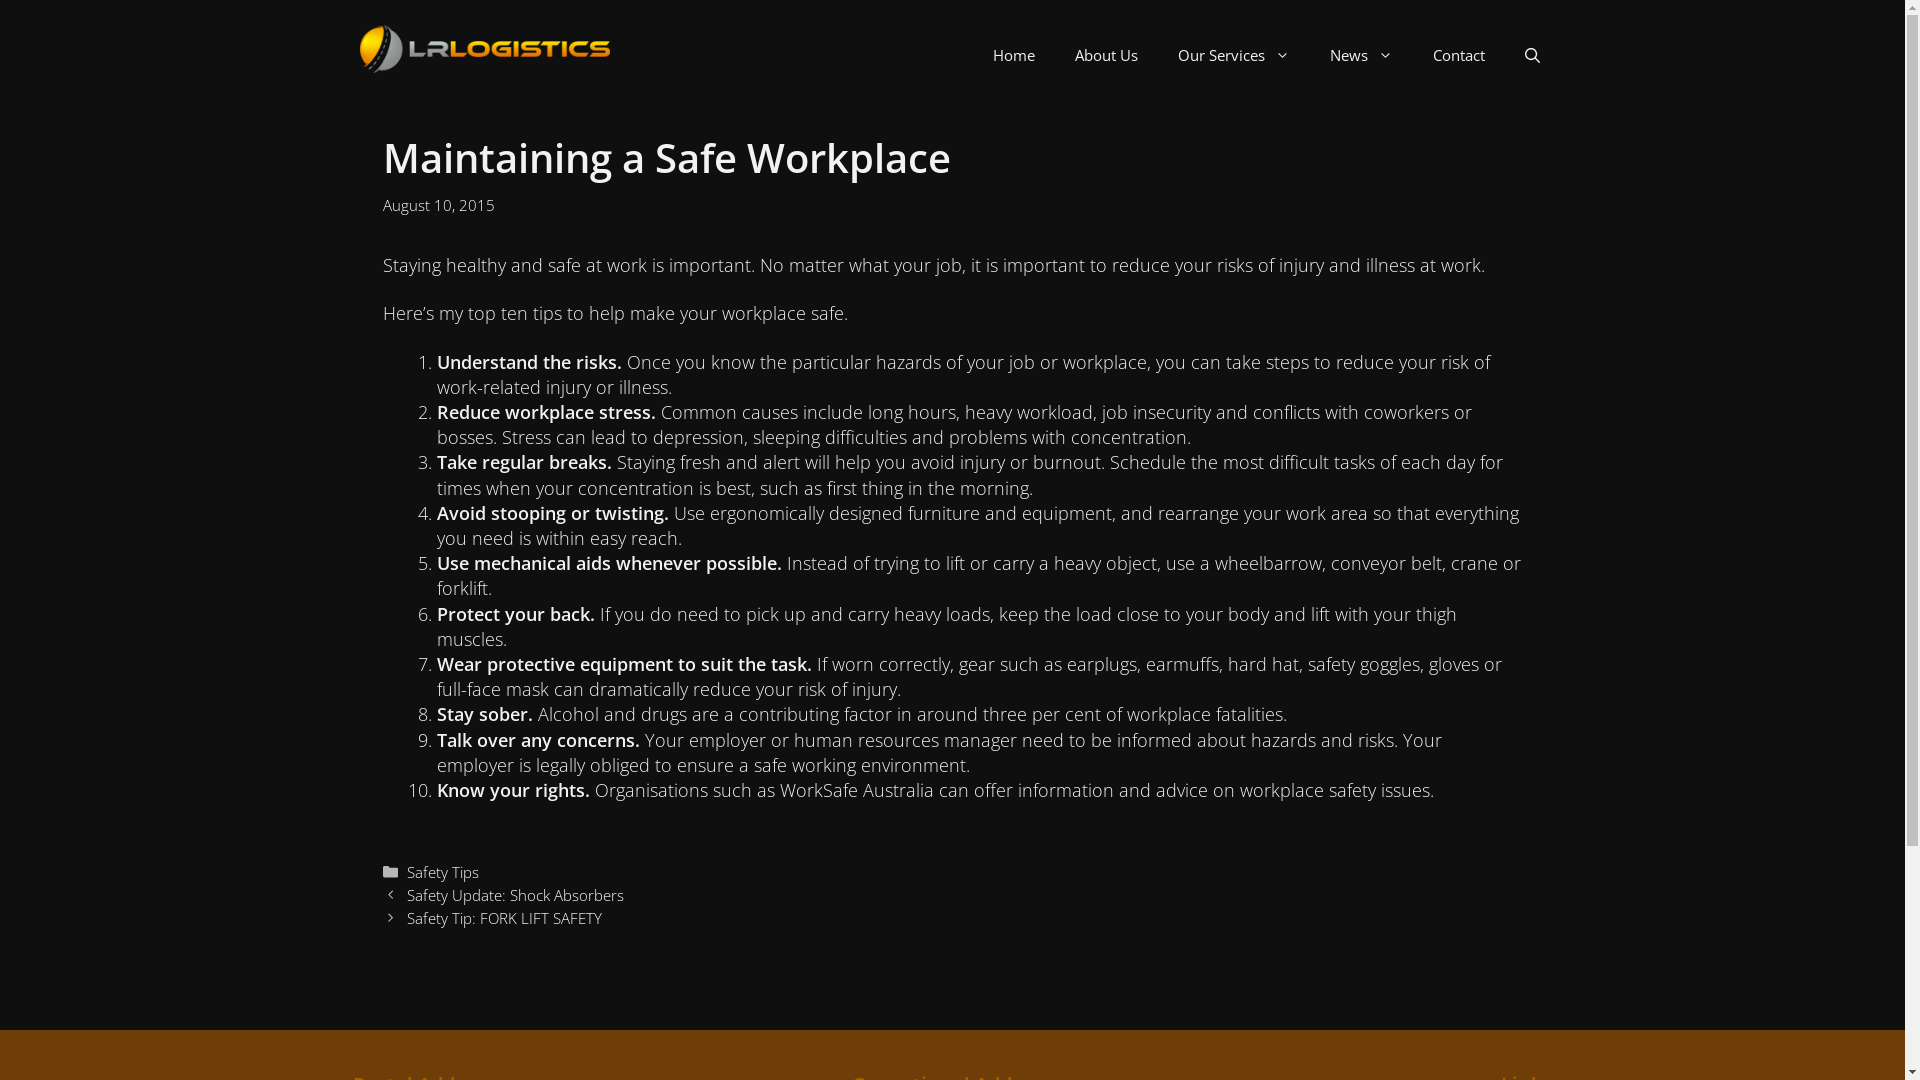 This screenshot has width=1920, height=1080. Describe the element at coordinates (1105, 53) in the screenshot. I see `'About Us'` at that location.